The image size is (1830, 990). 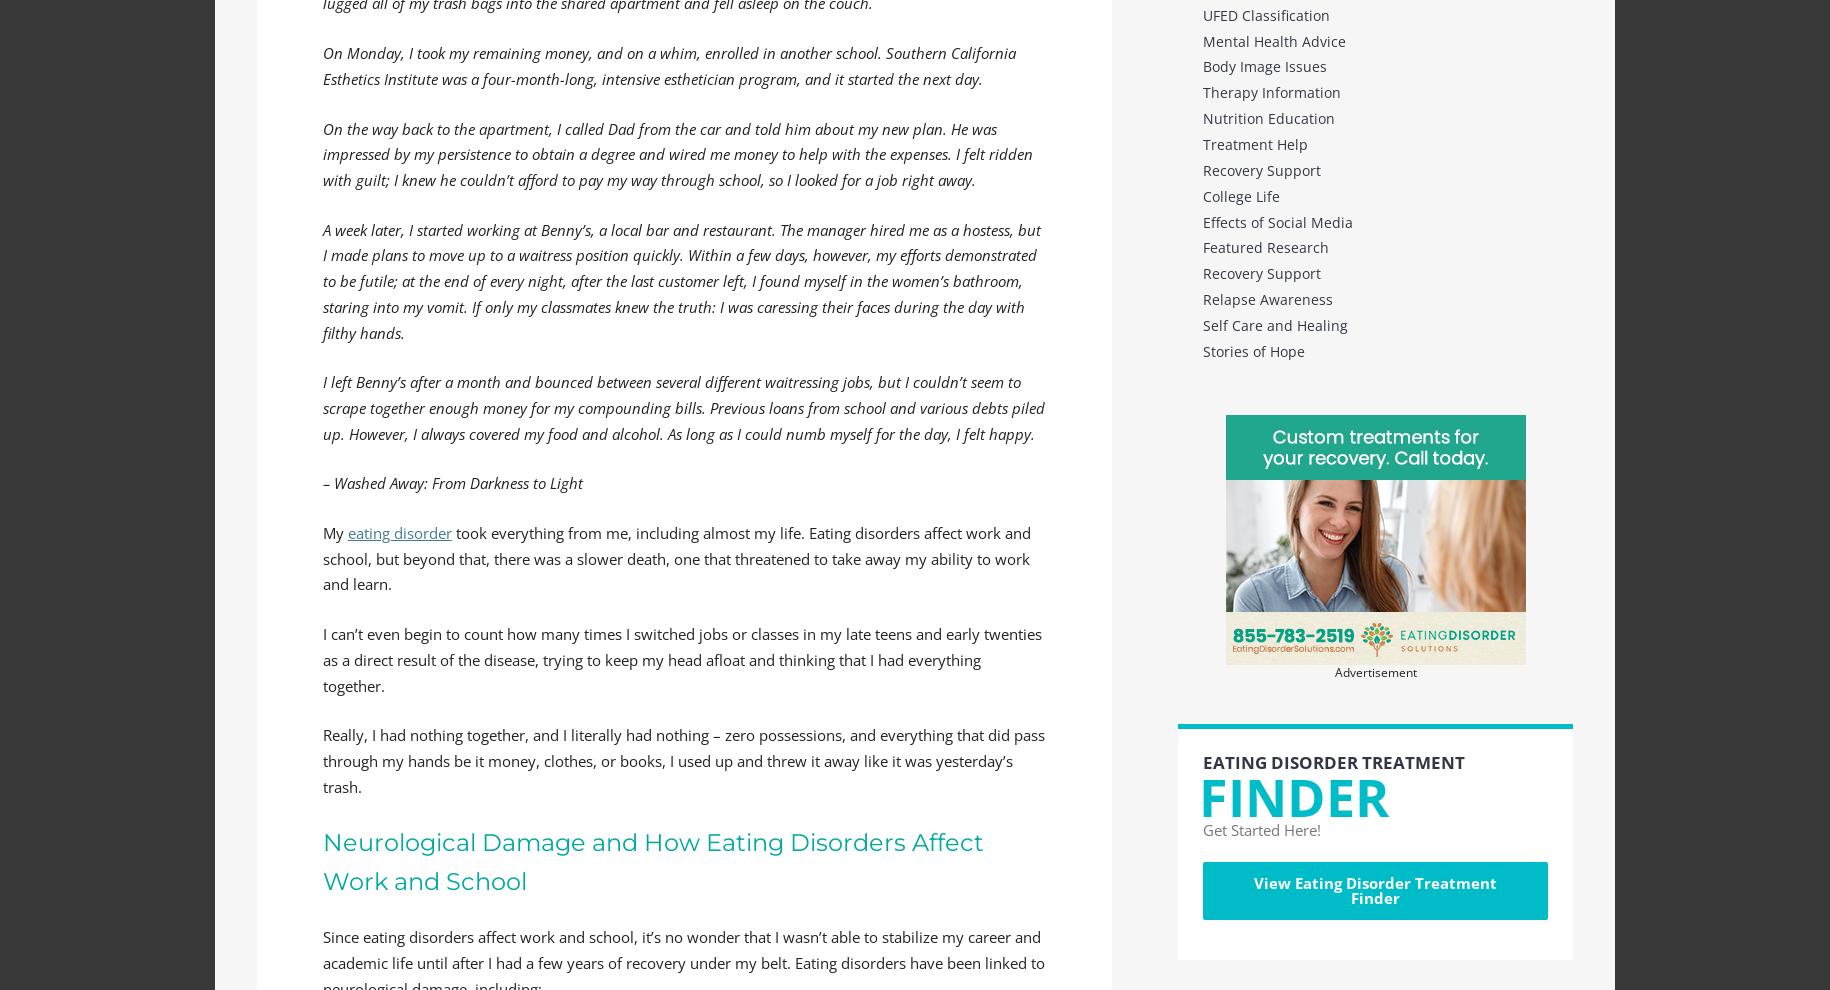 What do you see at coordinates (1203, 39) in the screenshot?
I see `'Mental Health Advice'` at bounding box center [1203, 39].